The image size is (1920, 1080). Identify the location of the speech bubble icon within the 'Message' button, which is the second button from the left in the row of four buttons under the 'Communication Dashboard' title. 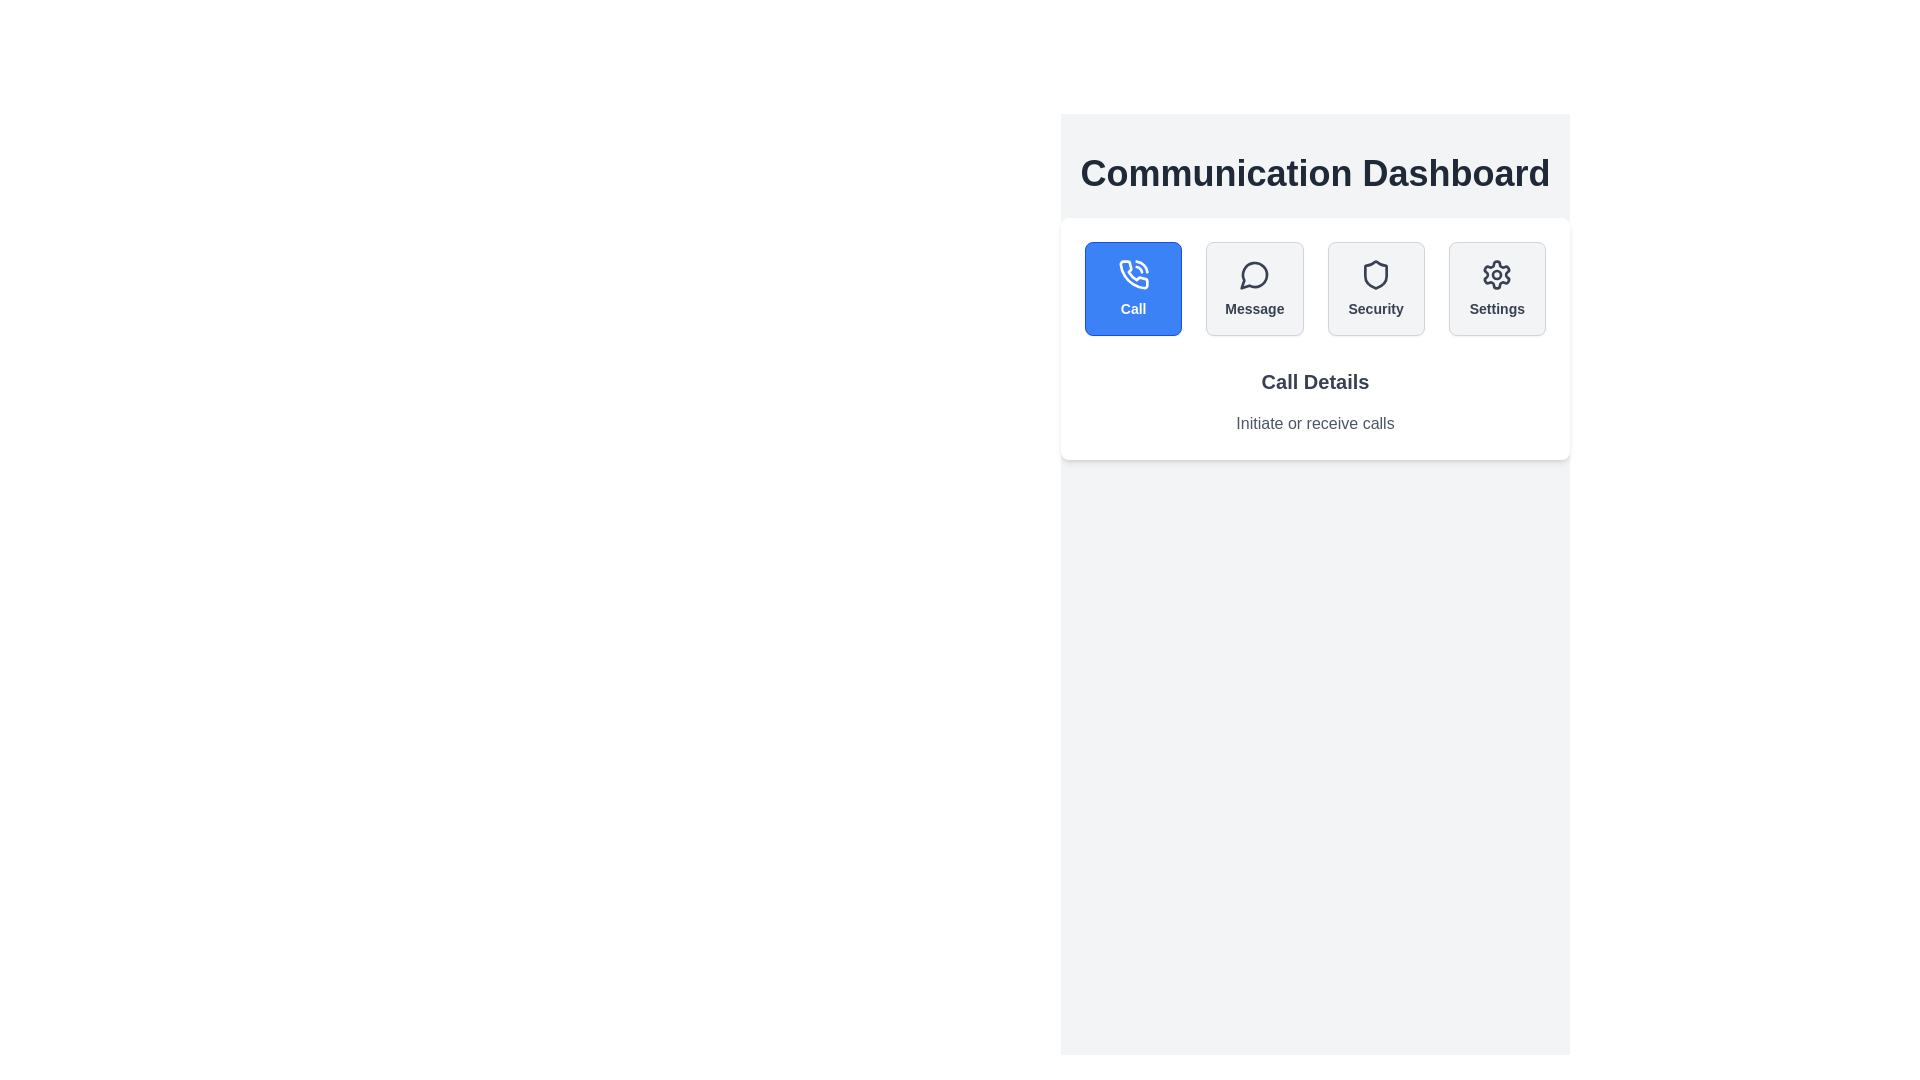
(1253, 275).